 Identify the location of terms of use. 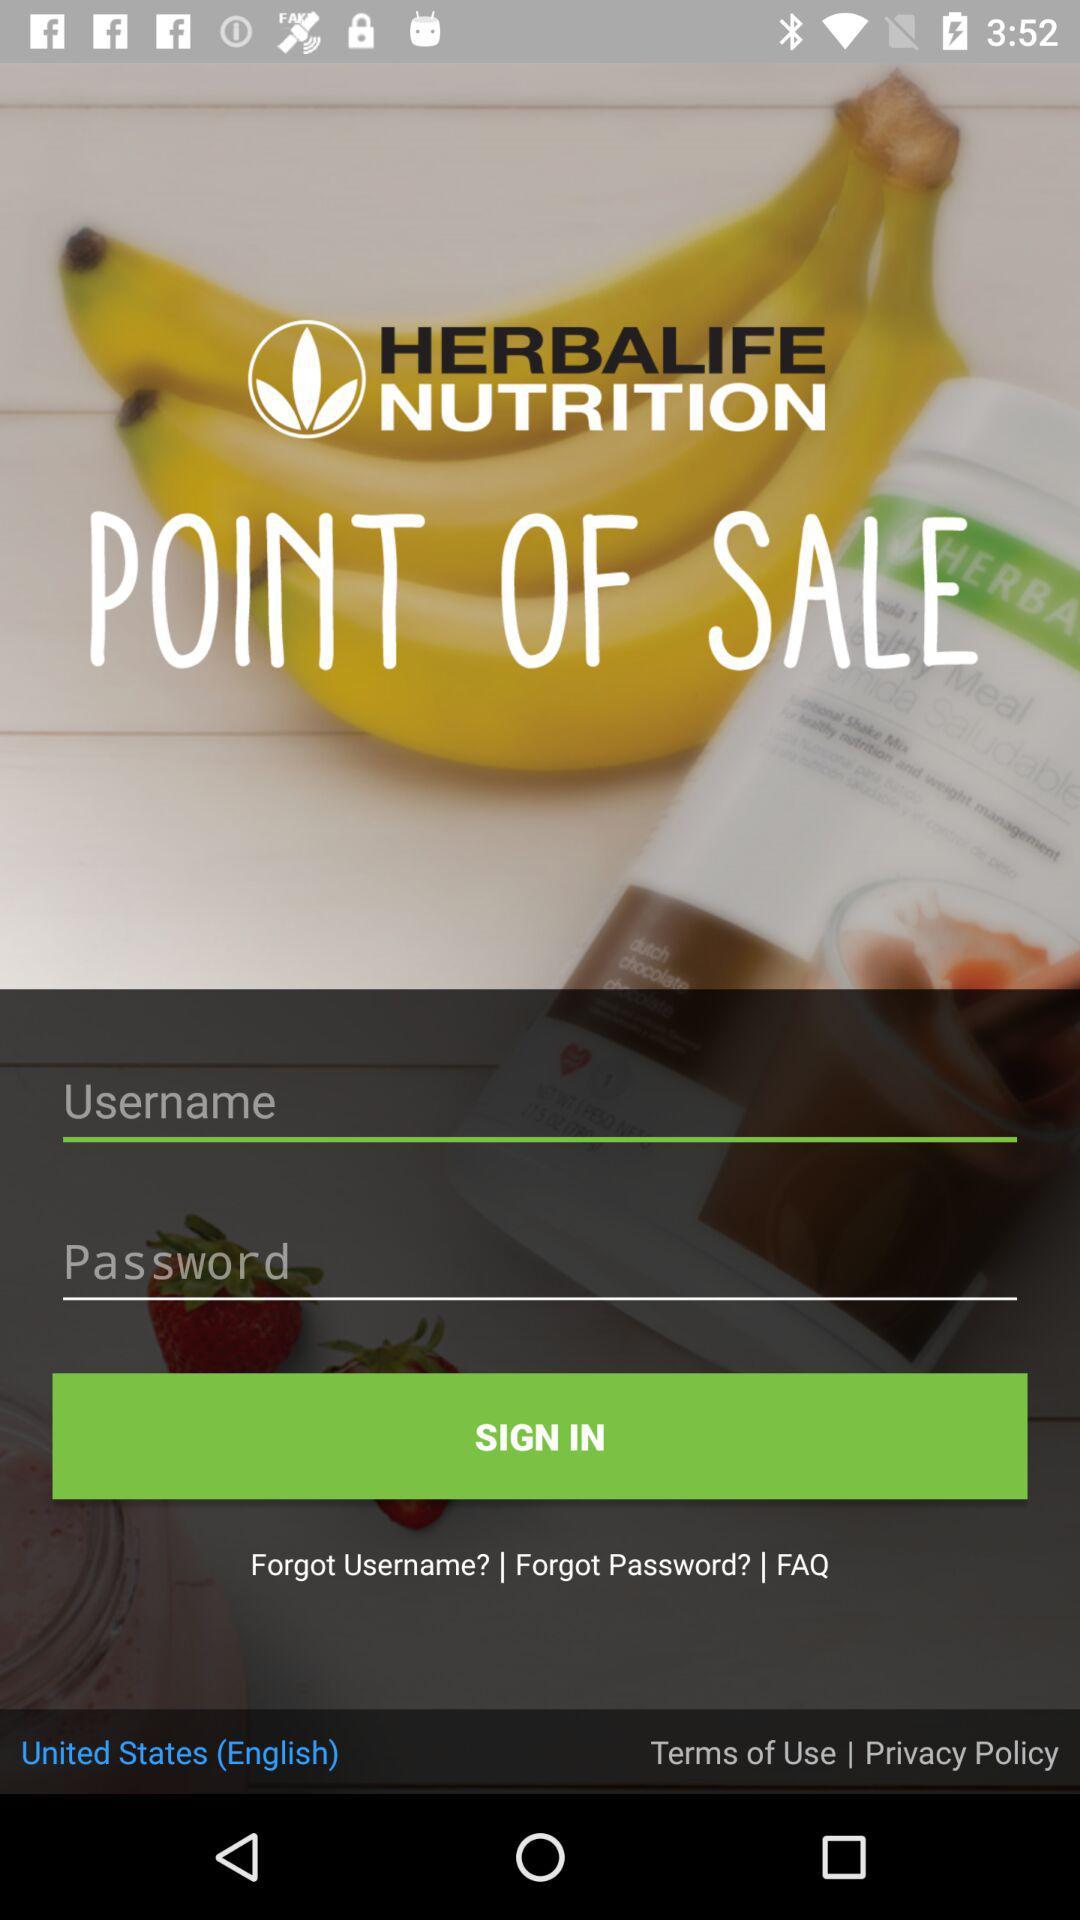
(743, 1750).